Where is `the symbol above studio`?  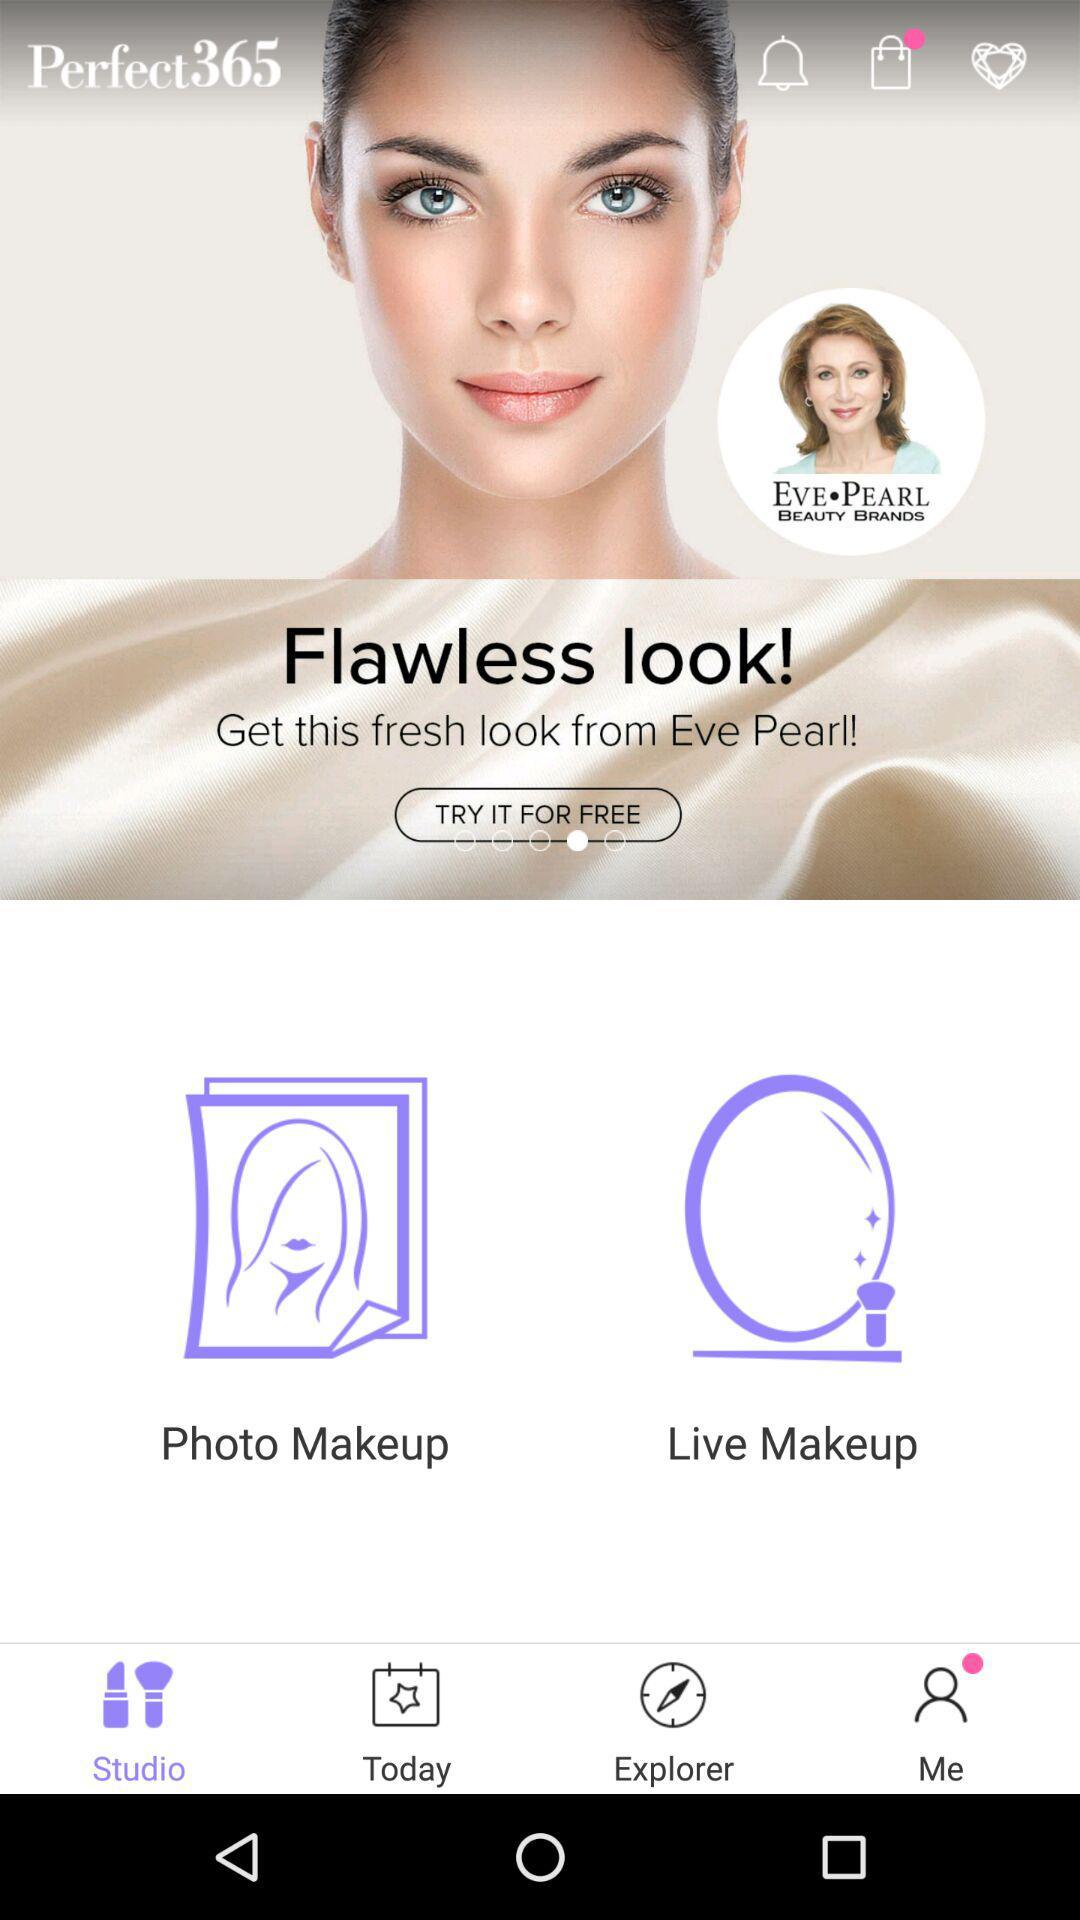
the symbol above studio is located at coordinates (137, 1693).